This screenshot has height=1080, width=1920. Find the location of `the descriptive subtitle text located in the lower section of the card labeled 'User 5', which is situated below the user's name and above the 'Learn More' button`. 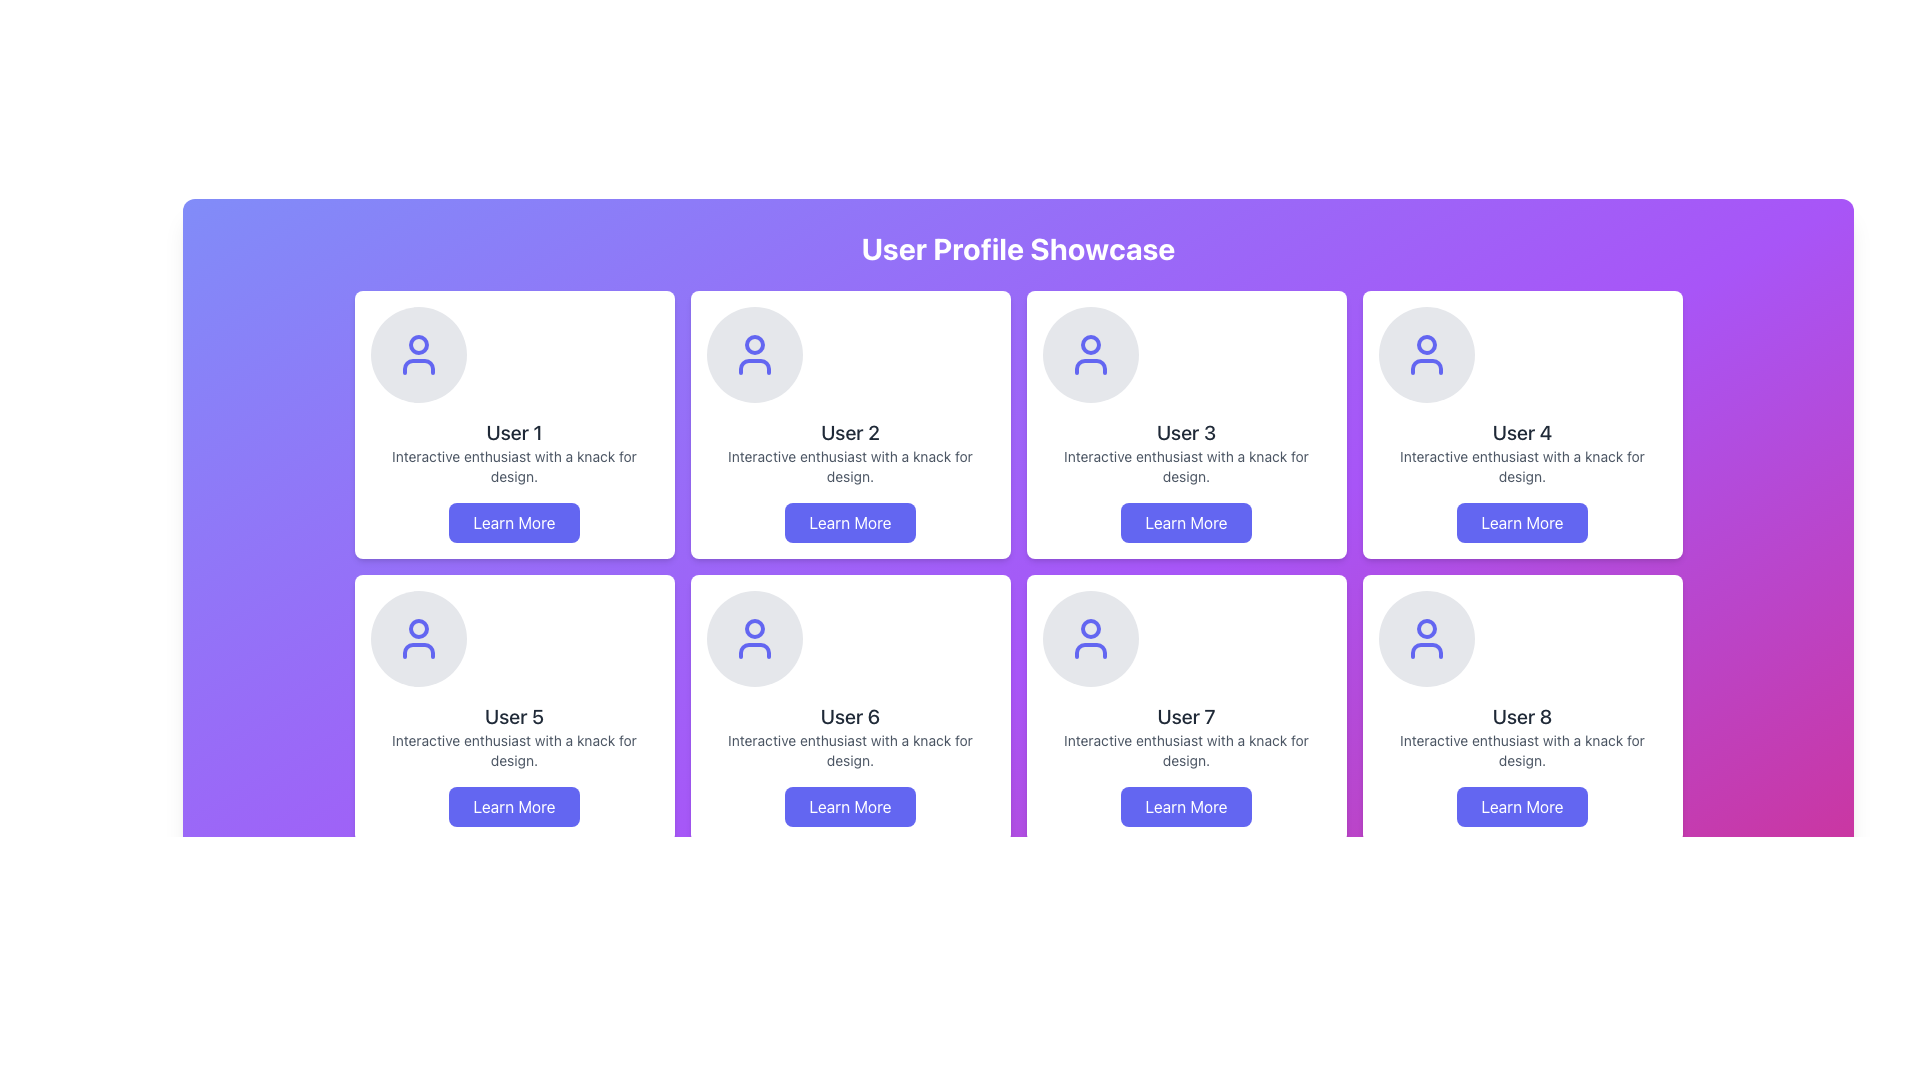

the descriptive subtitle text located in the lower section of the card labeled 'User 5', which is situated below the user's name and above the 'Learn More' button is located at coordinates (514, 751).